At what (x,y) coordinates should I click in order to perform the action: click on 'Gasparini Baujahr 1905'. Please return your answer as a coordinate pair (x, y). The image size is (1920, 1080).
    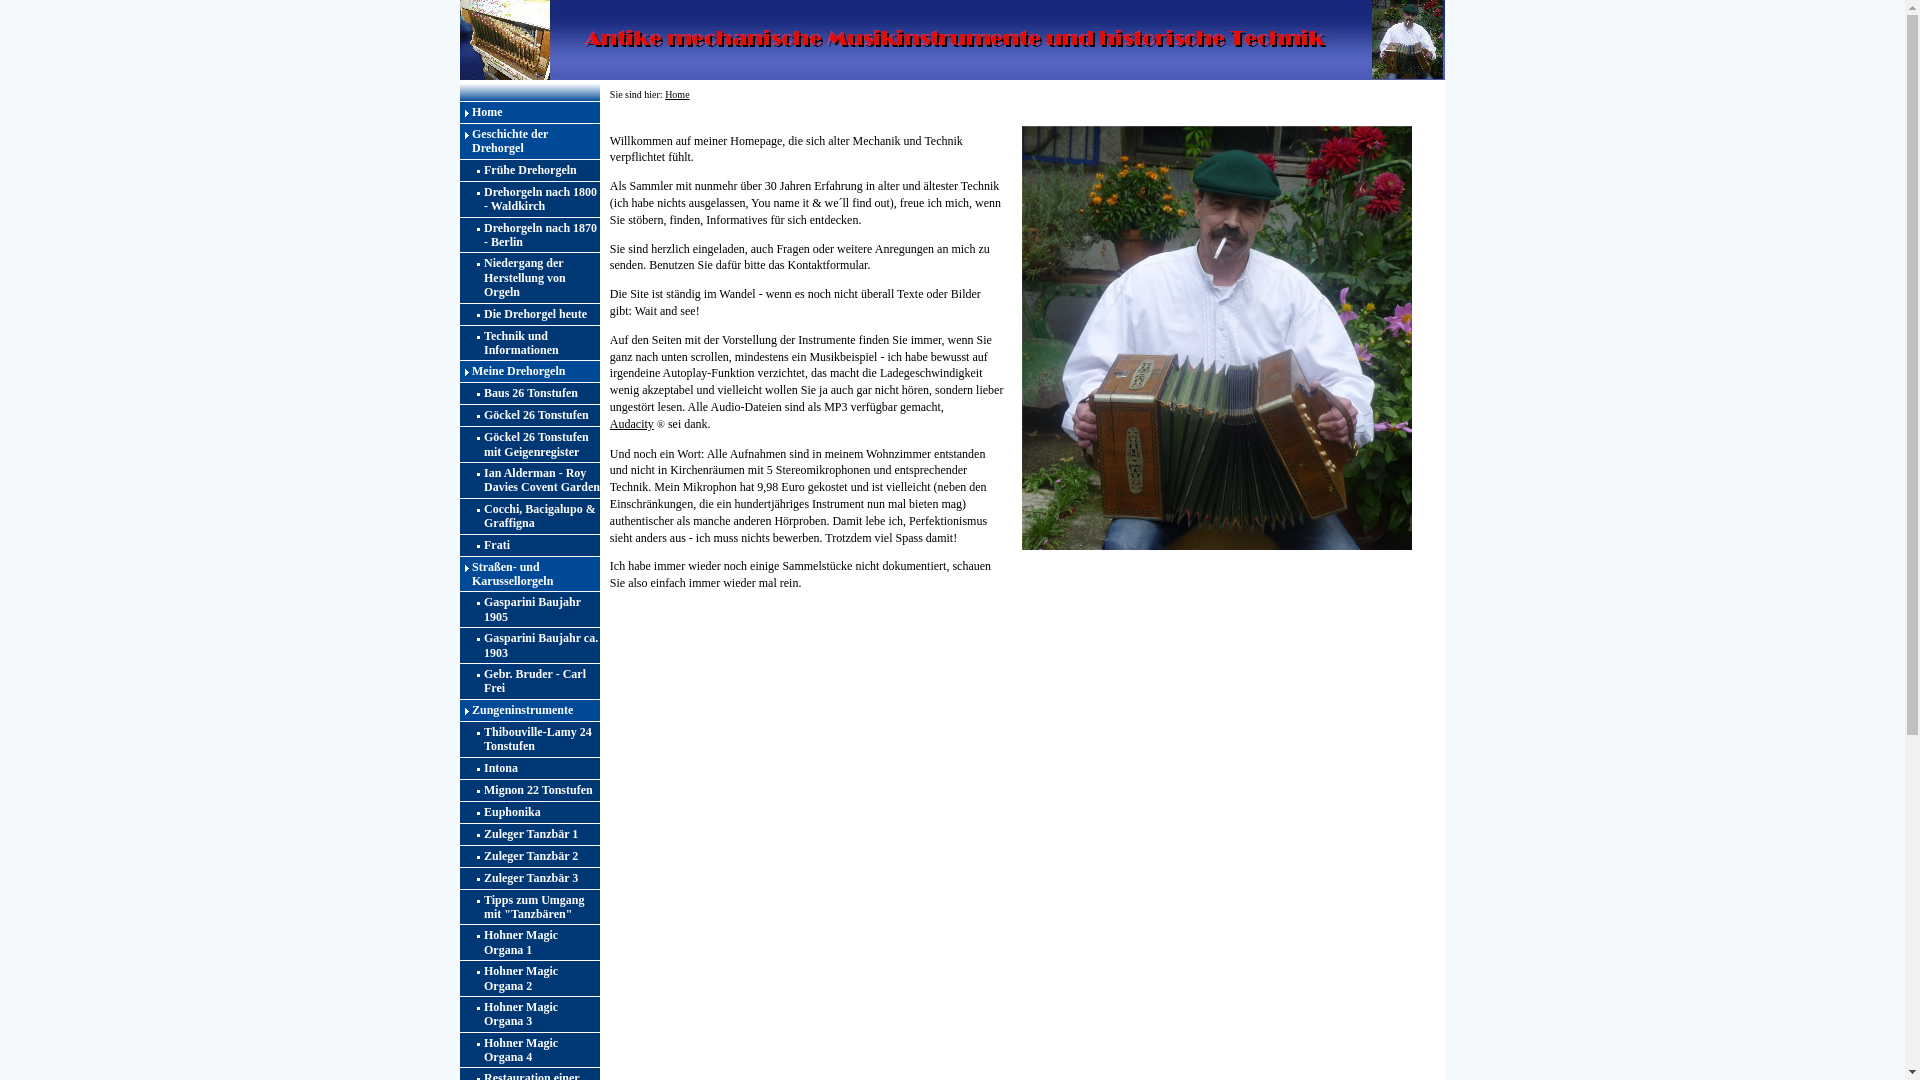
    Looking at the image, I should click on (529, 608).